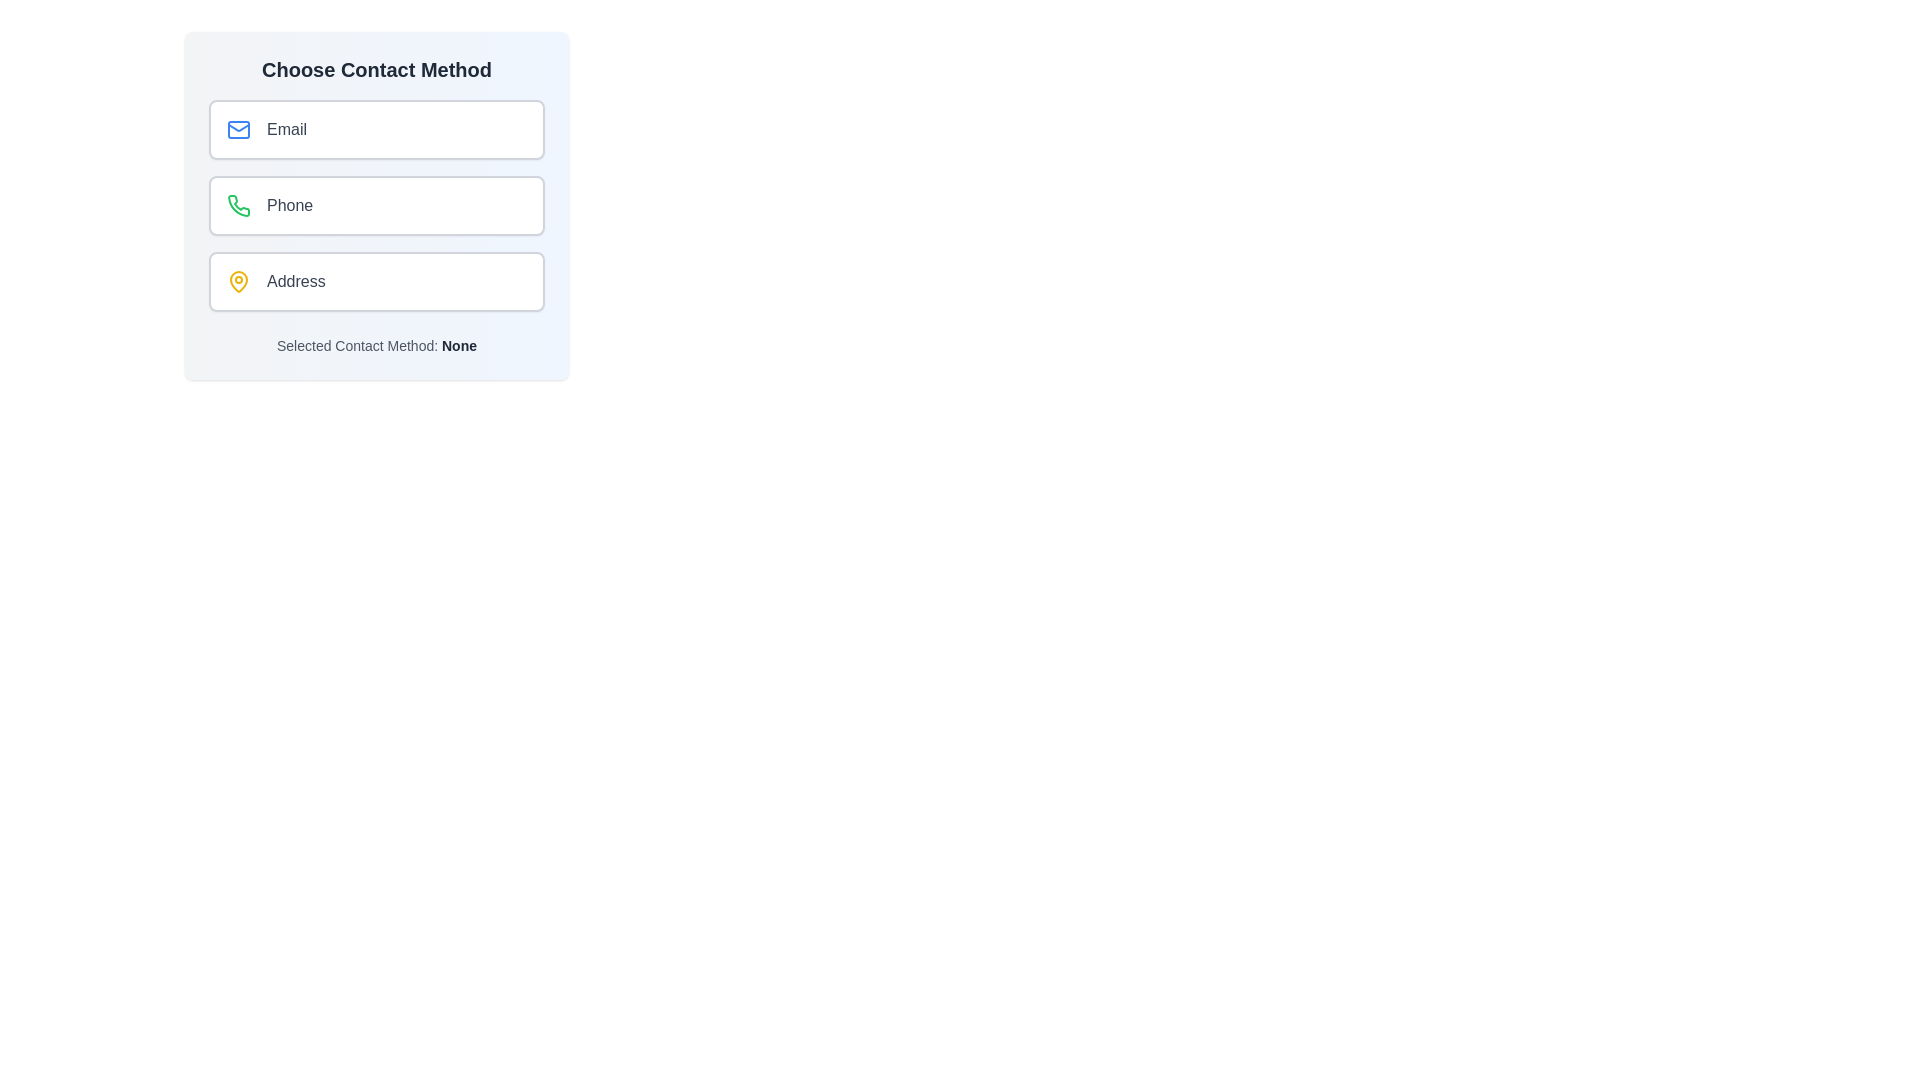  I want to click on the text label of the contact method Email, so click(286, 130).